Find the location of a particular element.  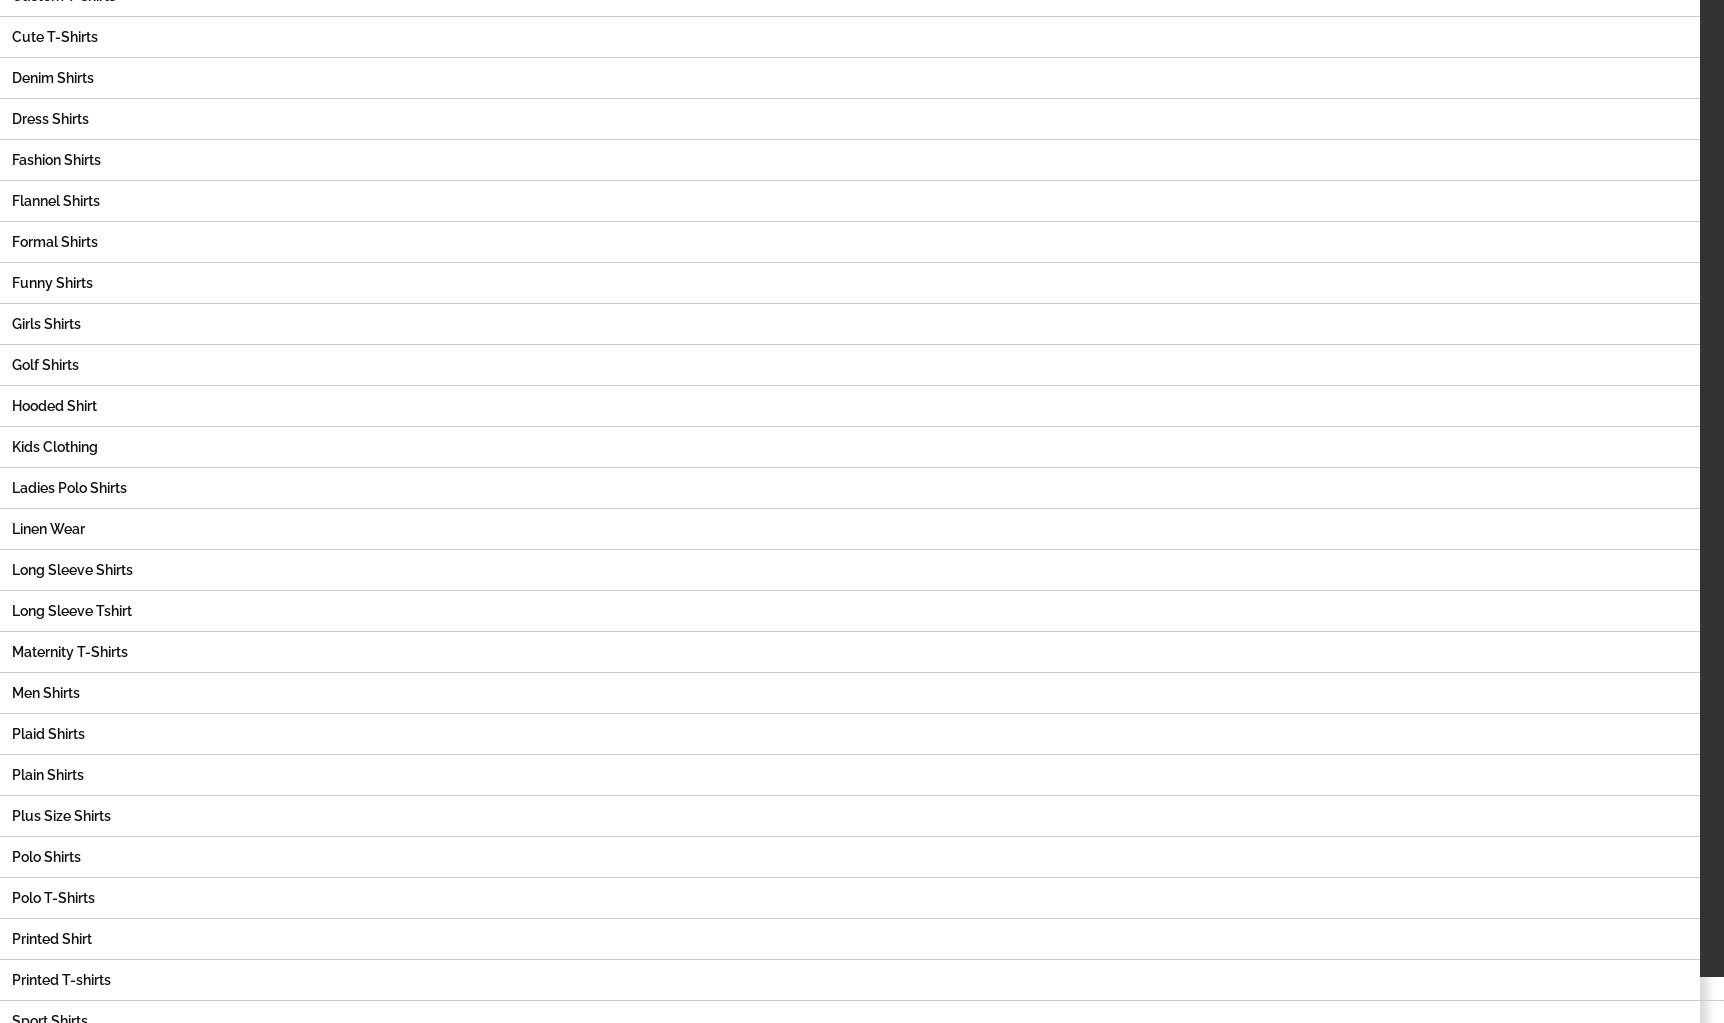

'Maternity T-Shirts' is located at coordinates (69, 651).